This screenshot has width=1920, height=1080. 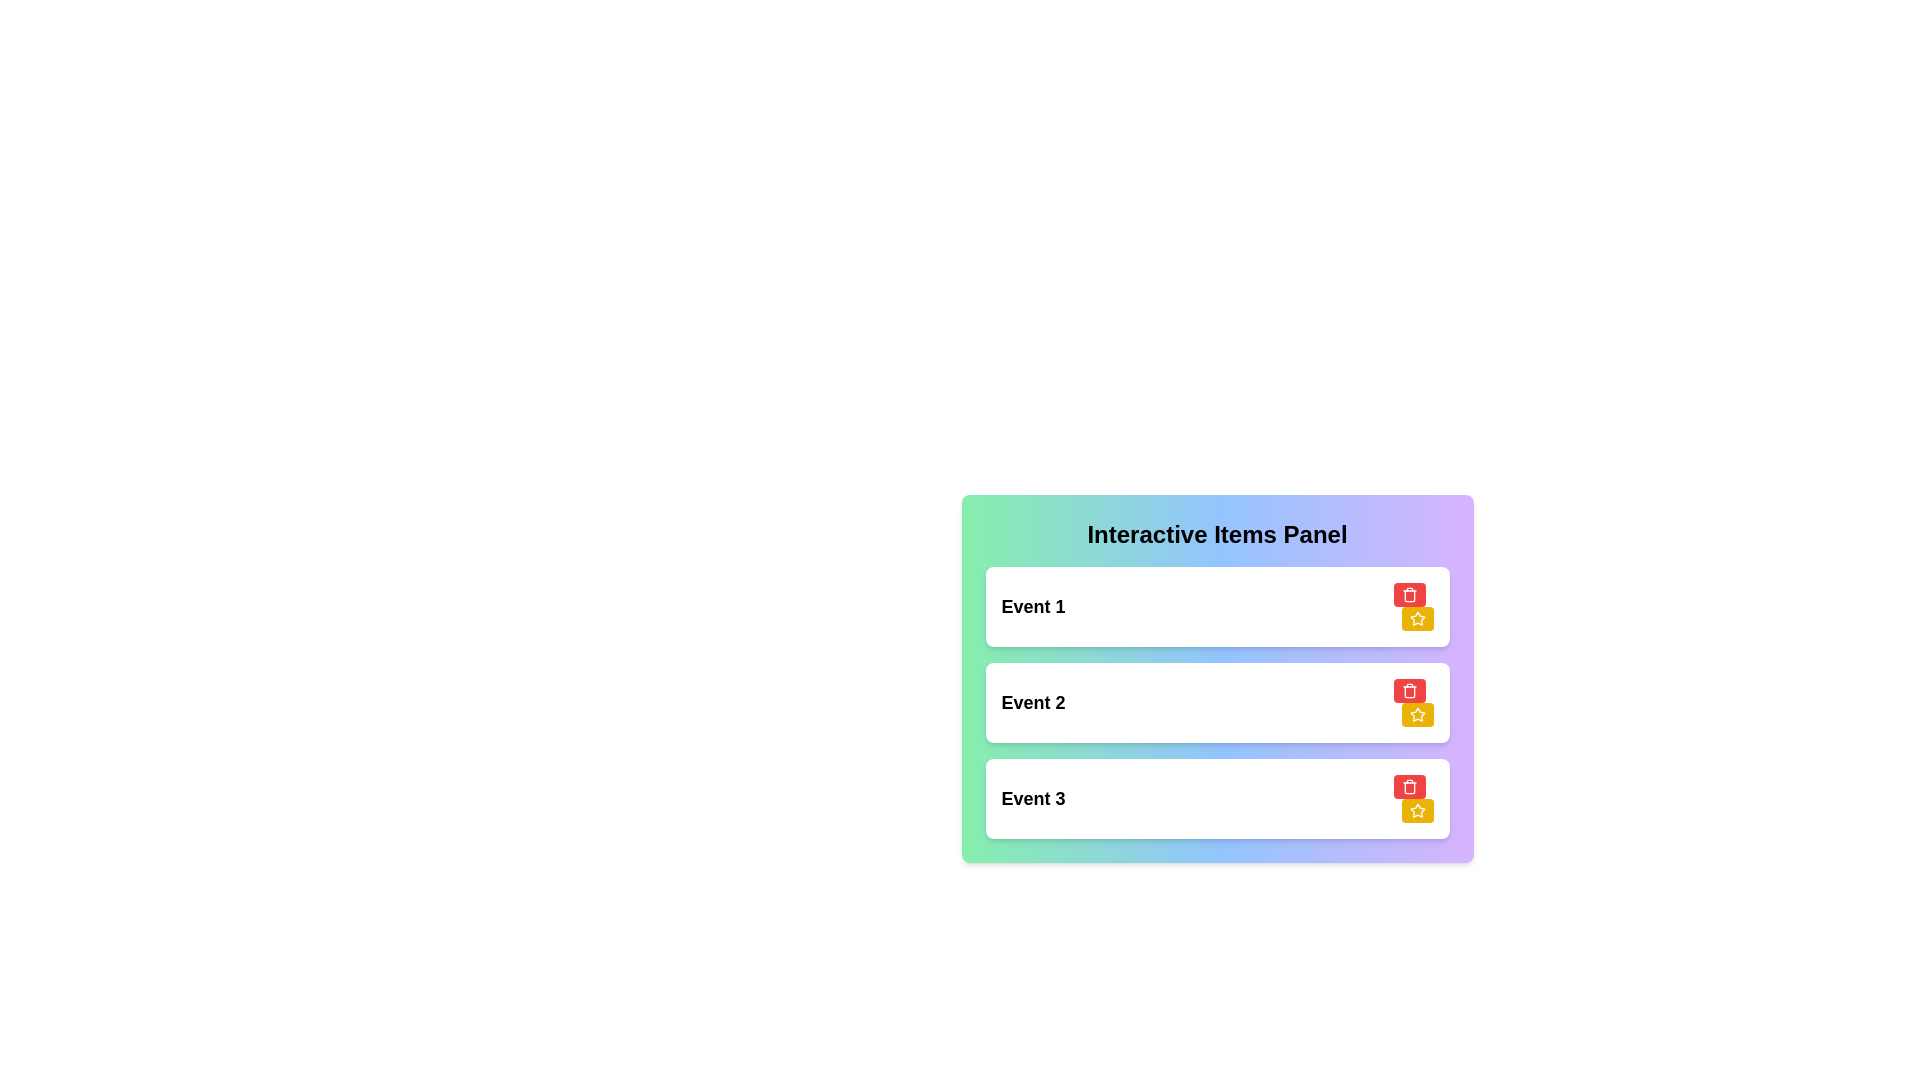 What do you see at coordinates (1416, 617) in the screenshot?
I see `the star-shaped icon with a yellow background located in the button group associated with the third item in the 'Interactive Items Panel'` at bounding box center [1416, 617].